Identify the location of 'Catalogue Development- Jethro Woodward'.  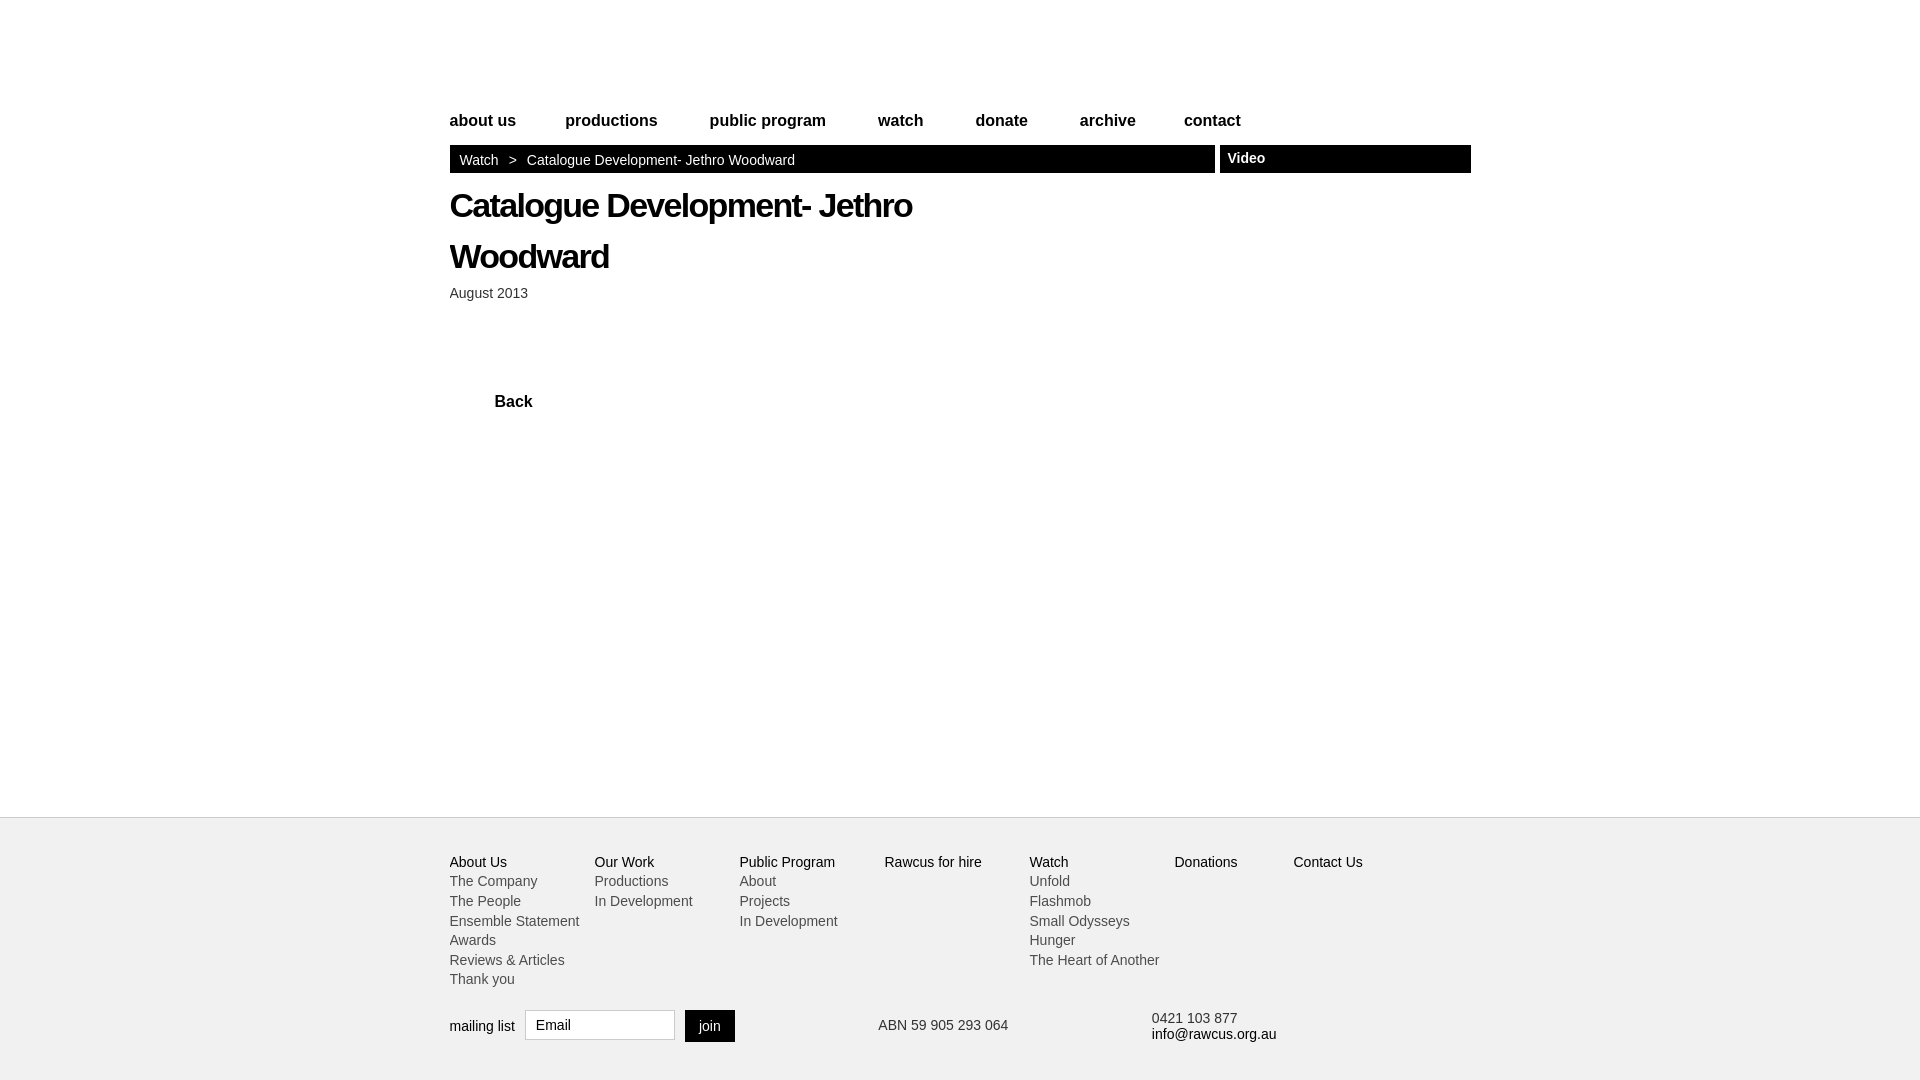
(681, 229).